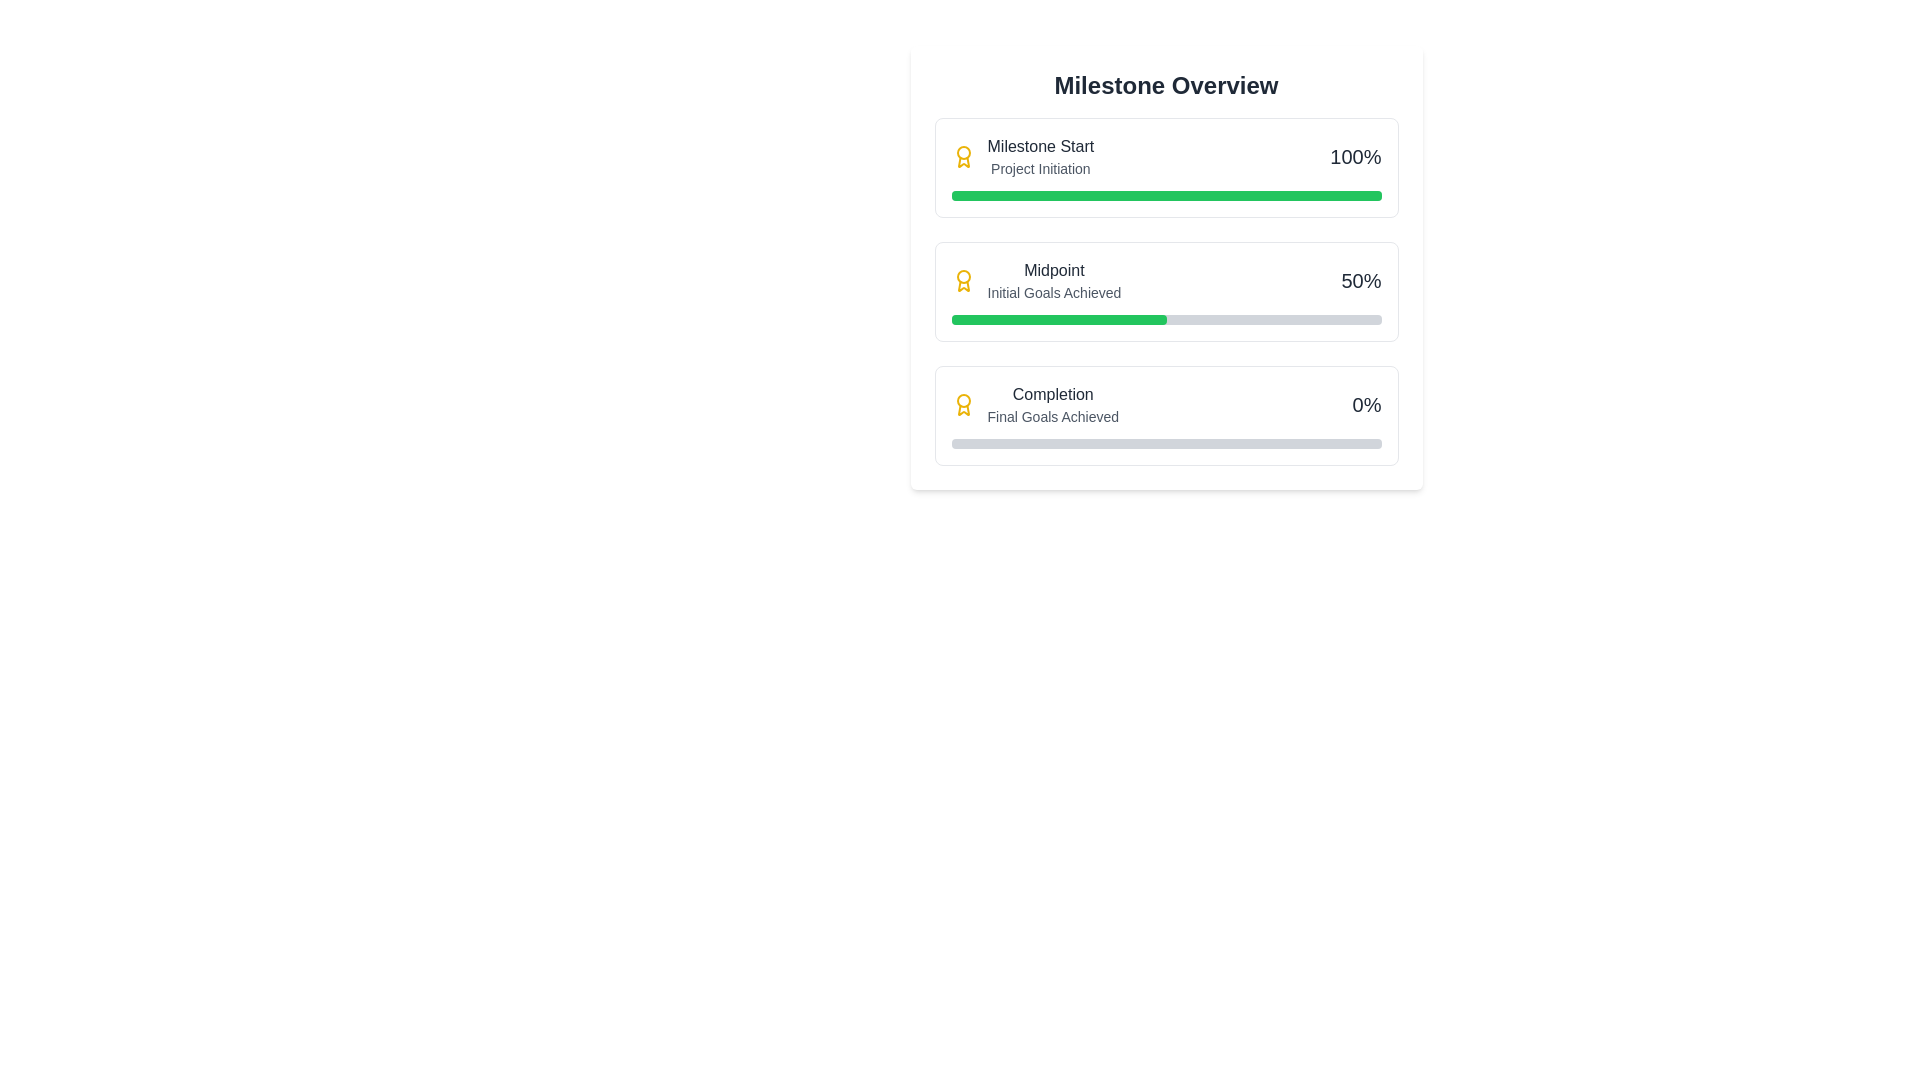 Image resolution: width=1920 pixels, height=1080 pixels. Describe the element at coordinates (963, 156) in the screenshot. I see `the milestone achievement status icon located in the first row of the milestone list, positioned to the left of the 'Milestone Start' text and above the 'Project Initiation' text` at that location.